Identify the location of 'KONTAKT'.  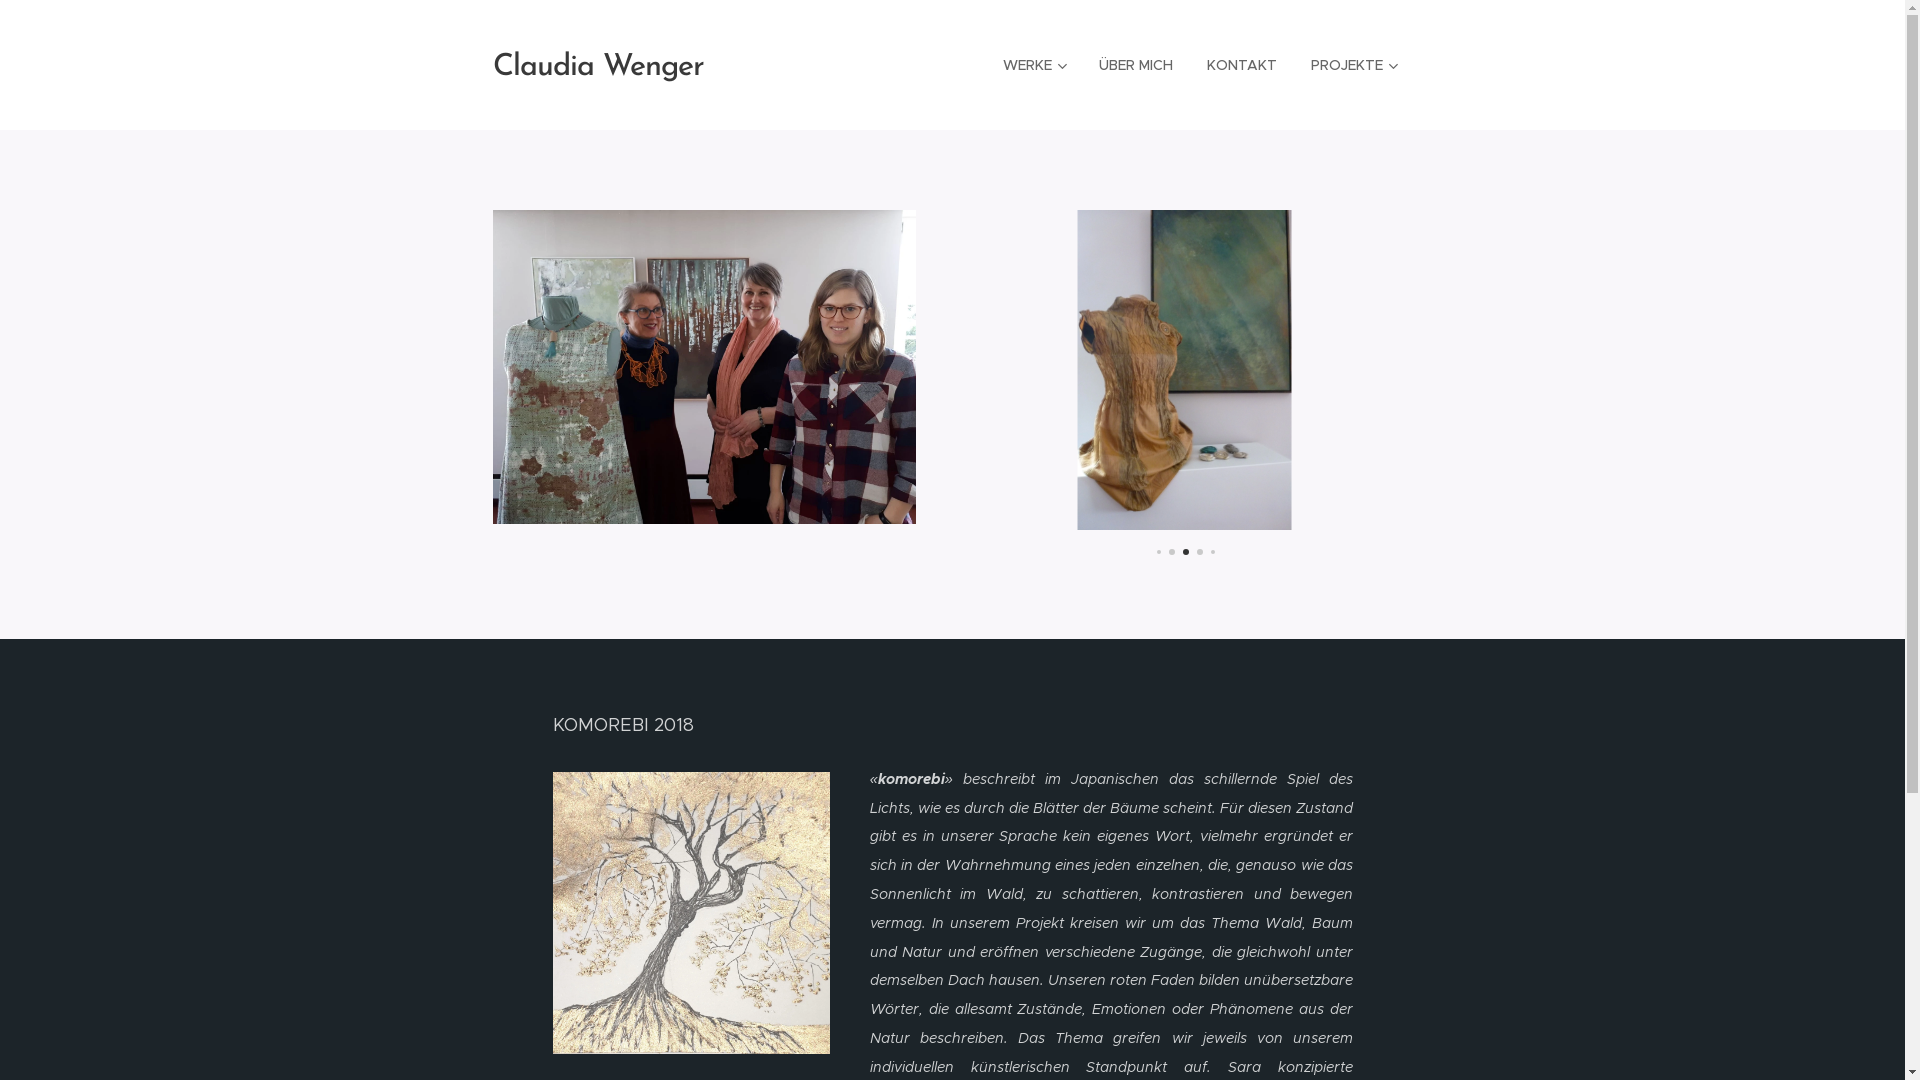
(1241, 64).